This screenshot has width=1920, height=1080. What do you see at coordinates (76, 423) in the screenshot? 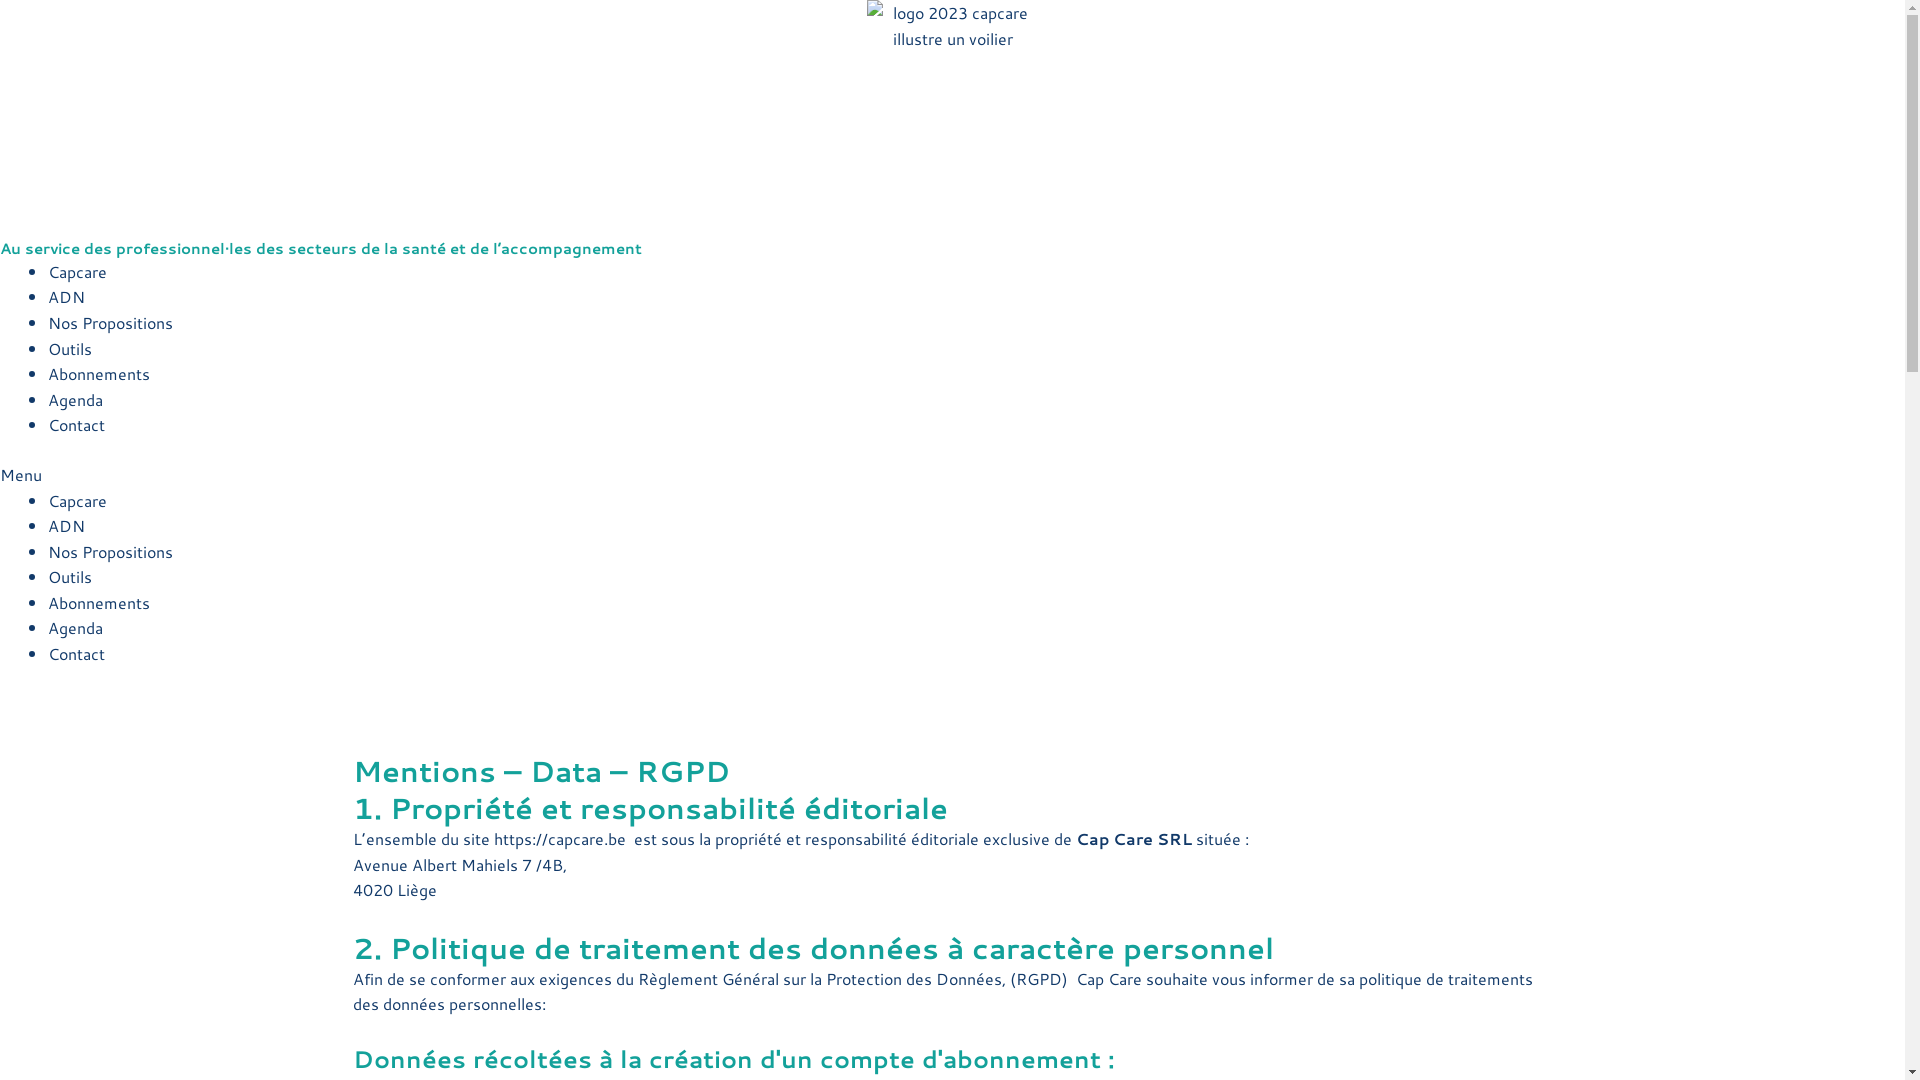
I see `'Contact'` at bounding box center [76, 423].